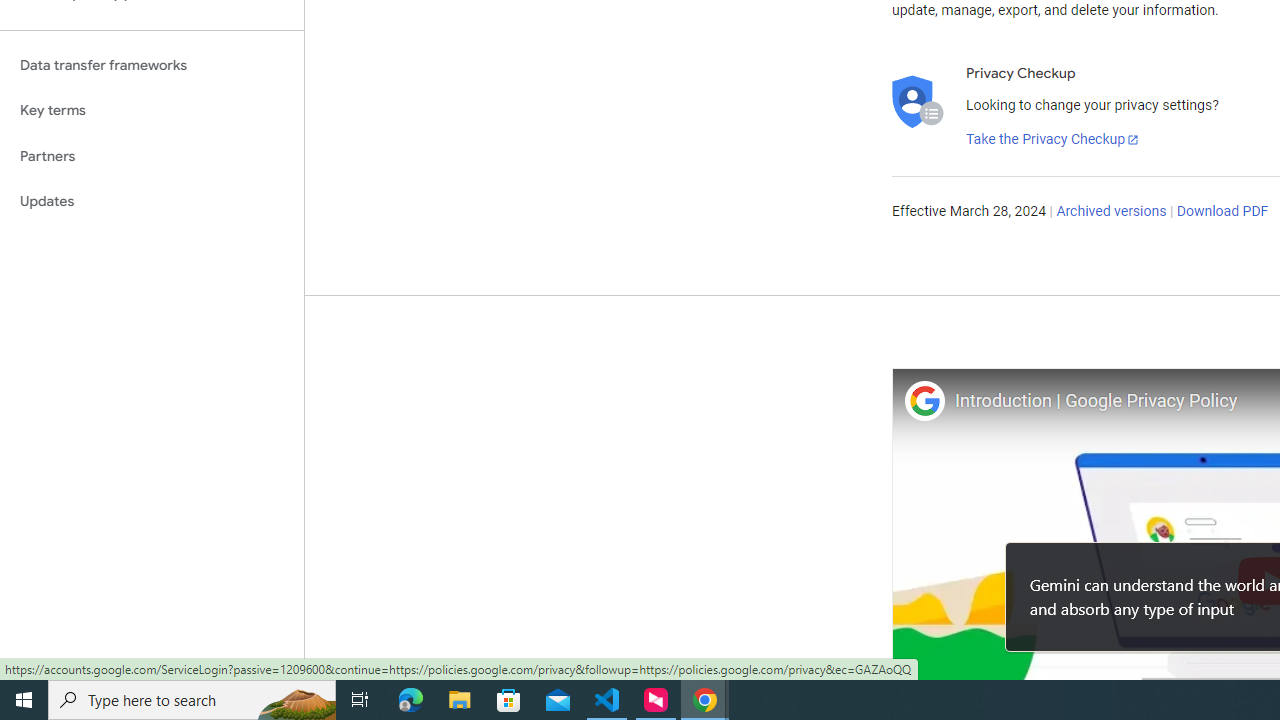 This screenshot has width=1280, height=720. What do you see at coordinates (151, 110) in the screenshot?
I see `'Key terms'` at bounding box center [151, 110].